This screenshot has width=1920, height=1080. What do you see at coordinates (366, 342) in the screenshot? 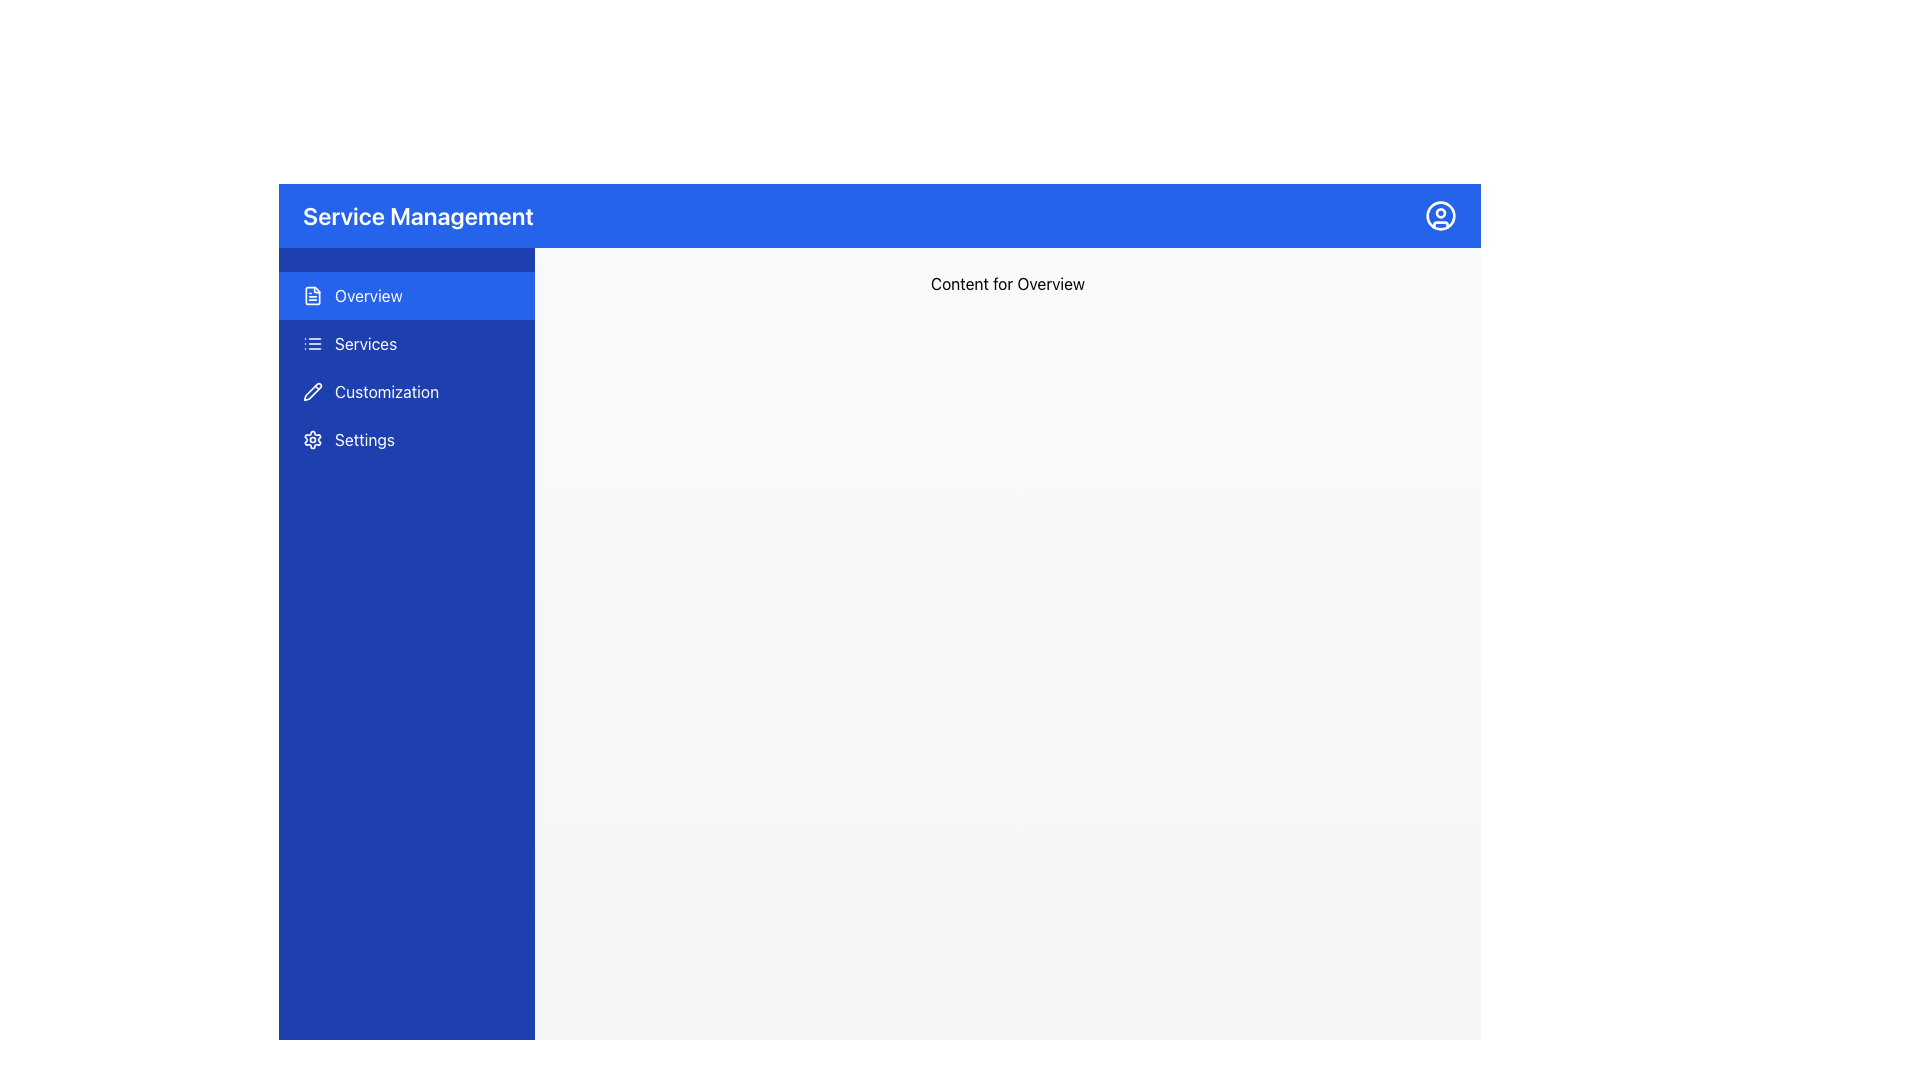
I see `the 'Services' navigation link in the sidebar menu` at bounding box center [366, 342].